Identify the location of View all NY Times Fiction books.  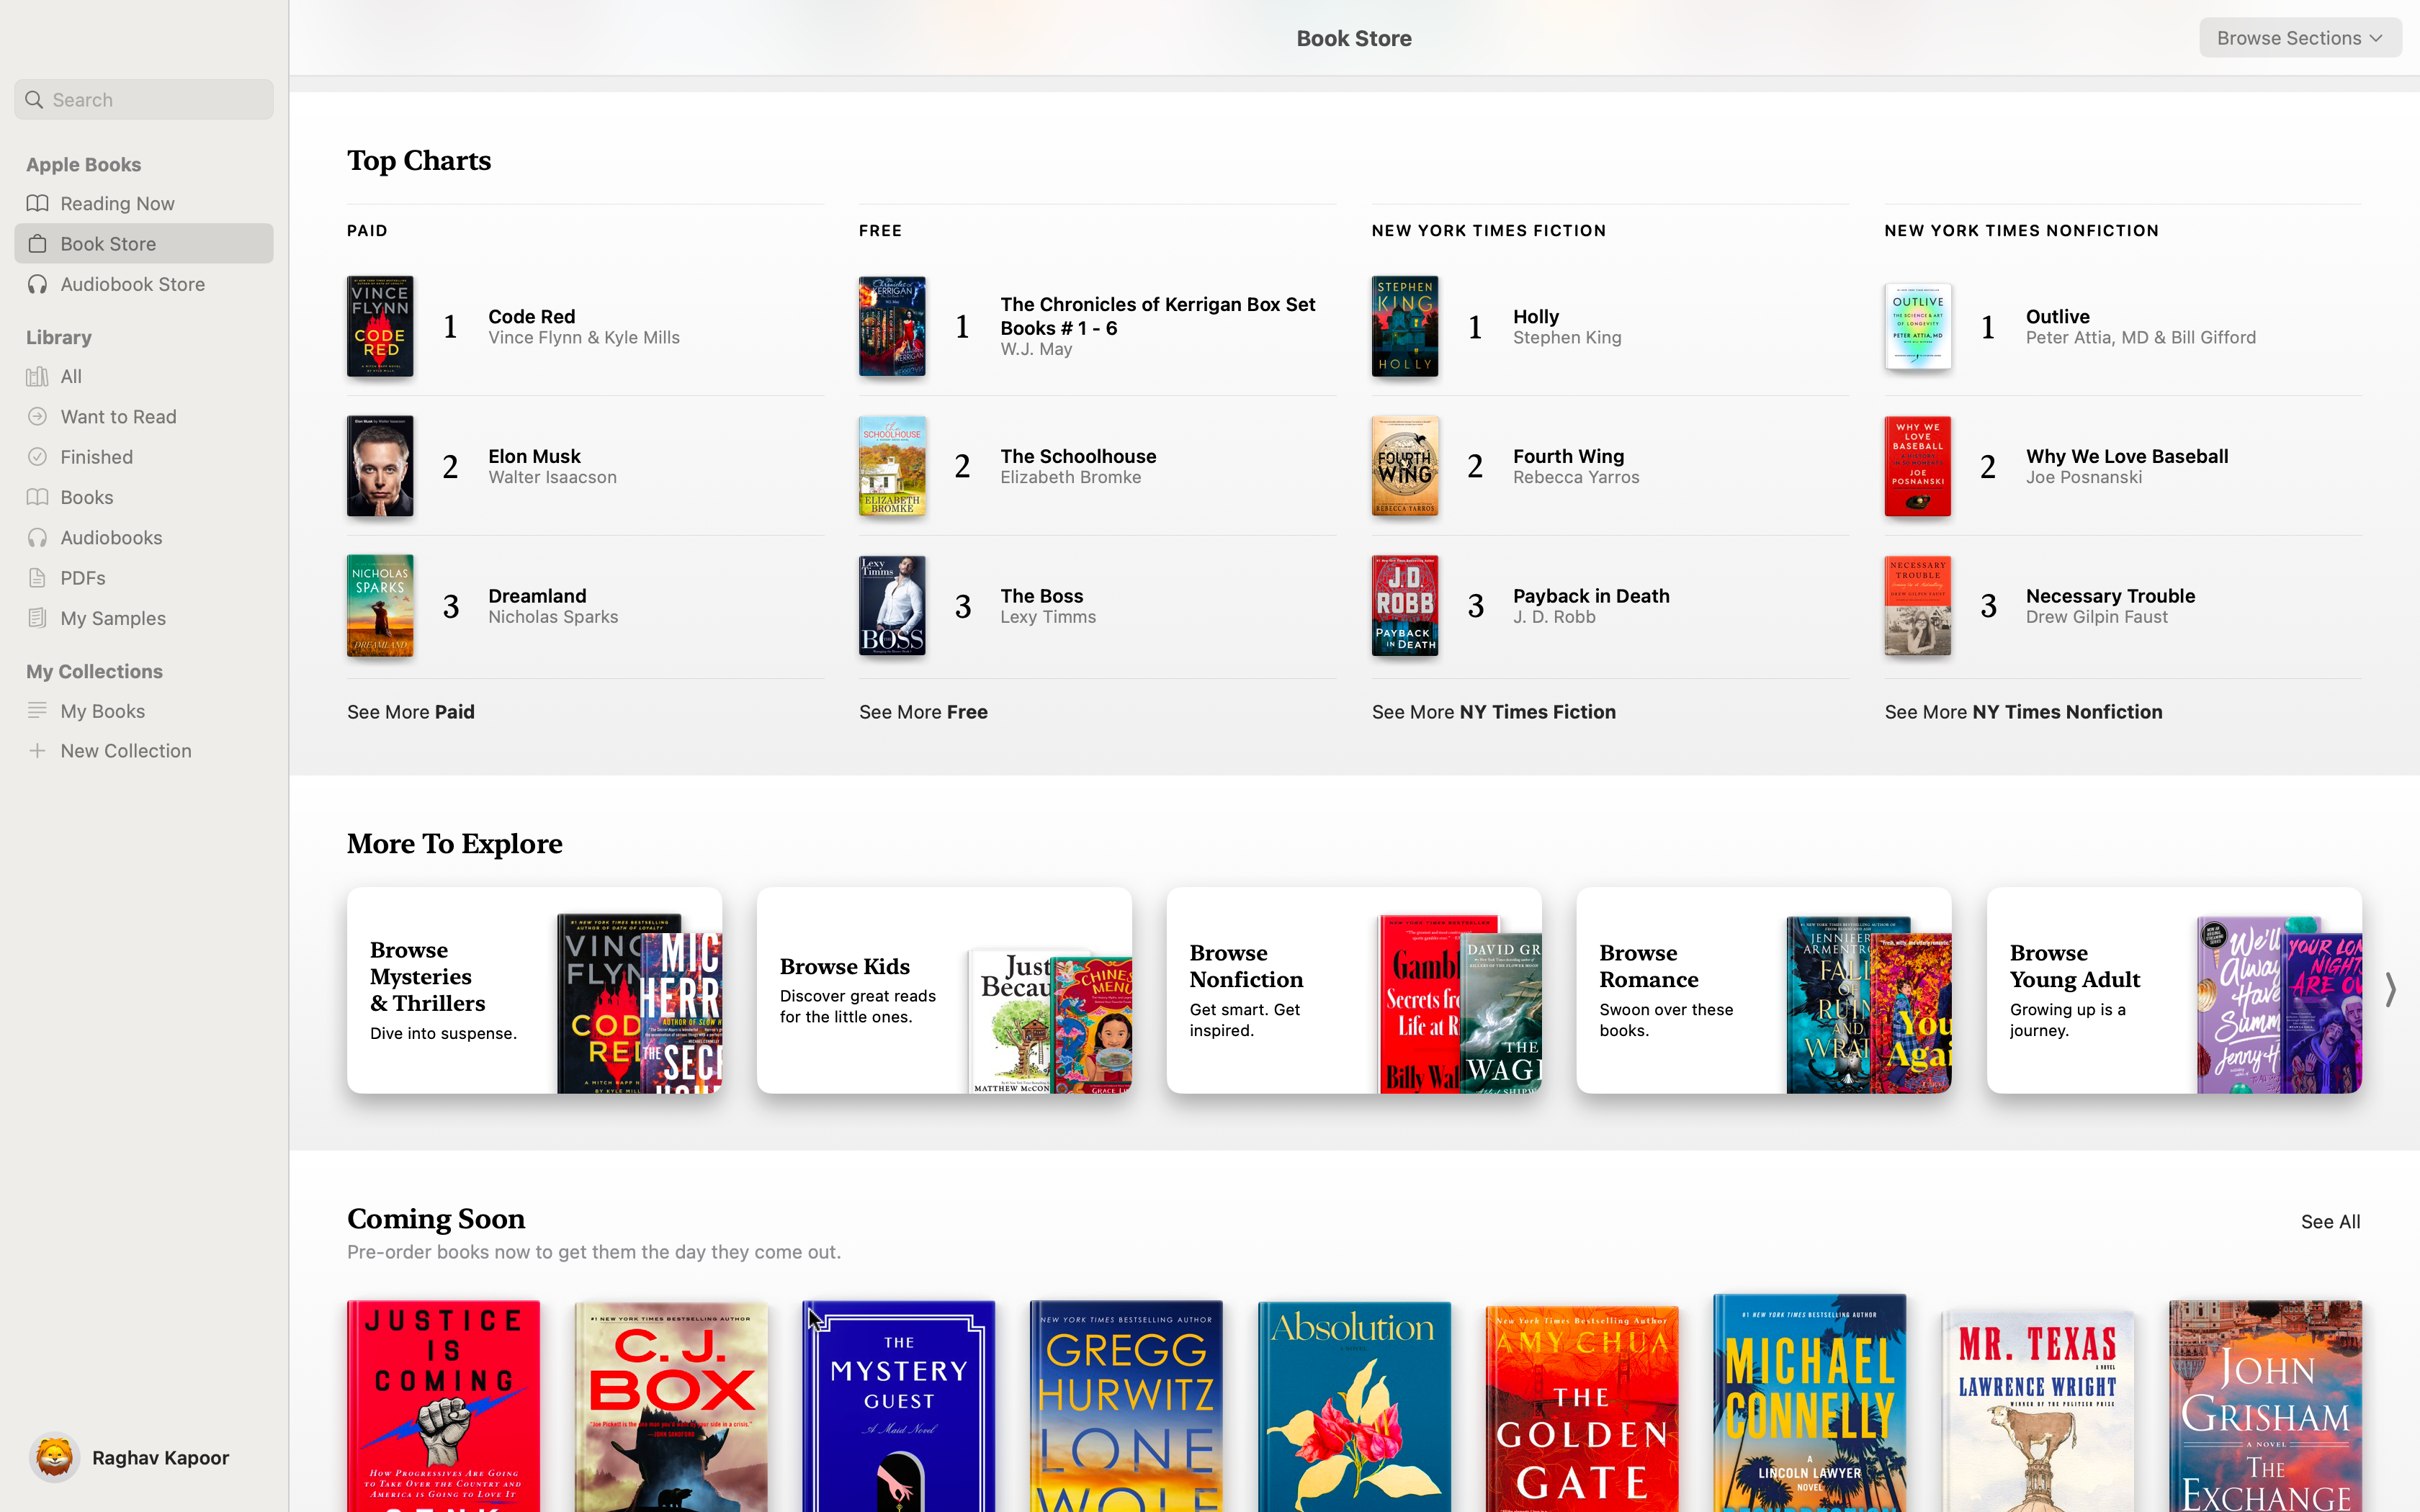
(1494, 708).